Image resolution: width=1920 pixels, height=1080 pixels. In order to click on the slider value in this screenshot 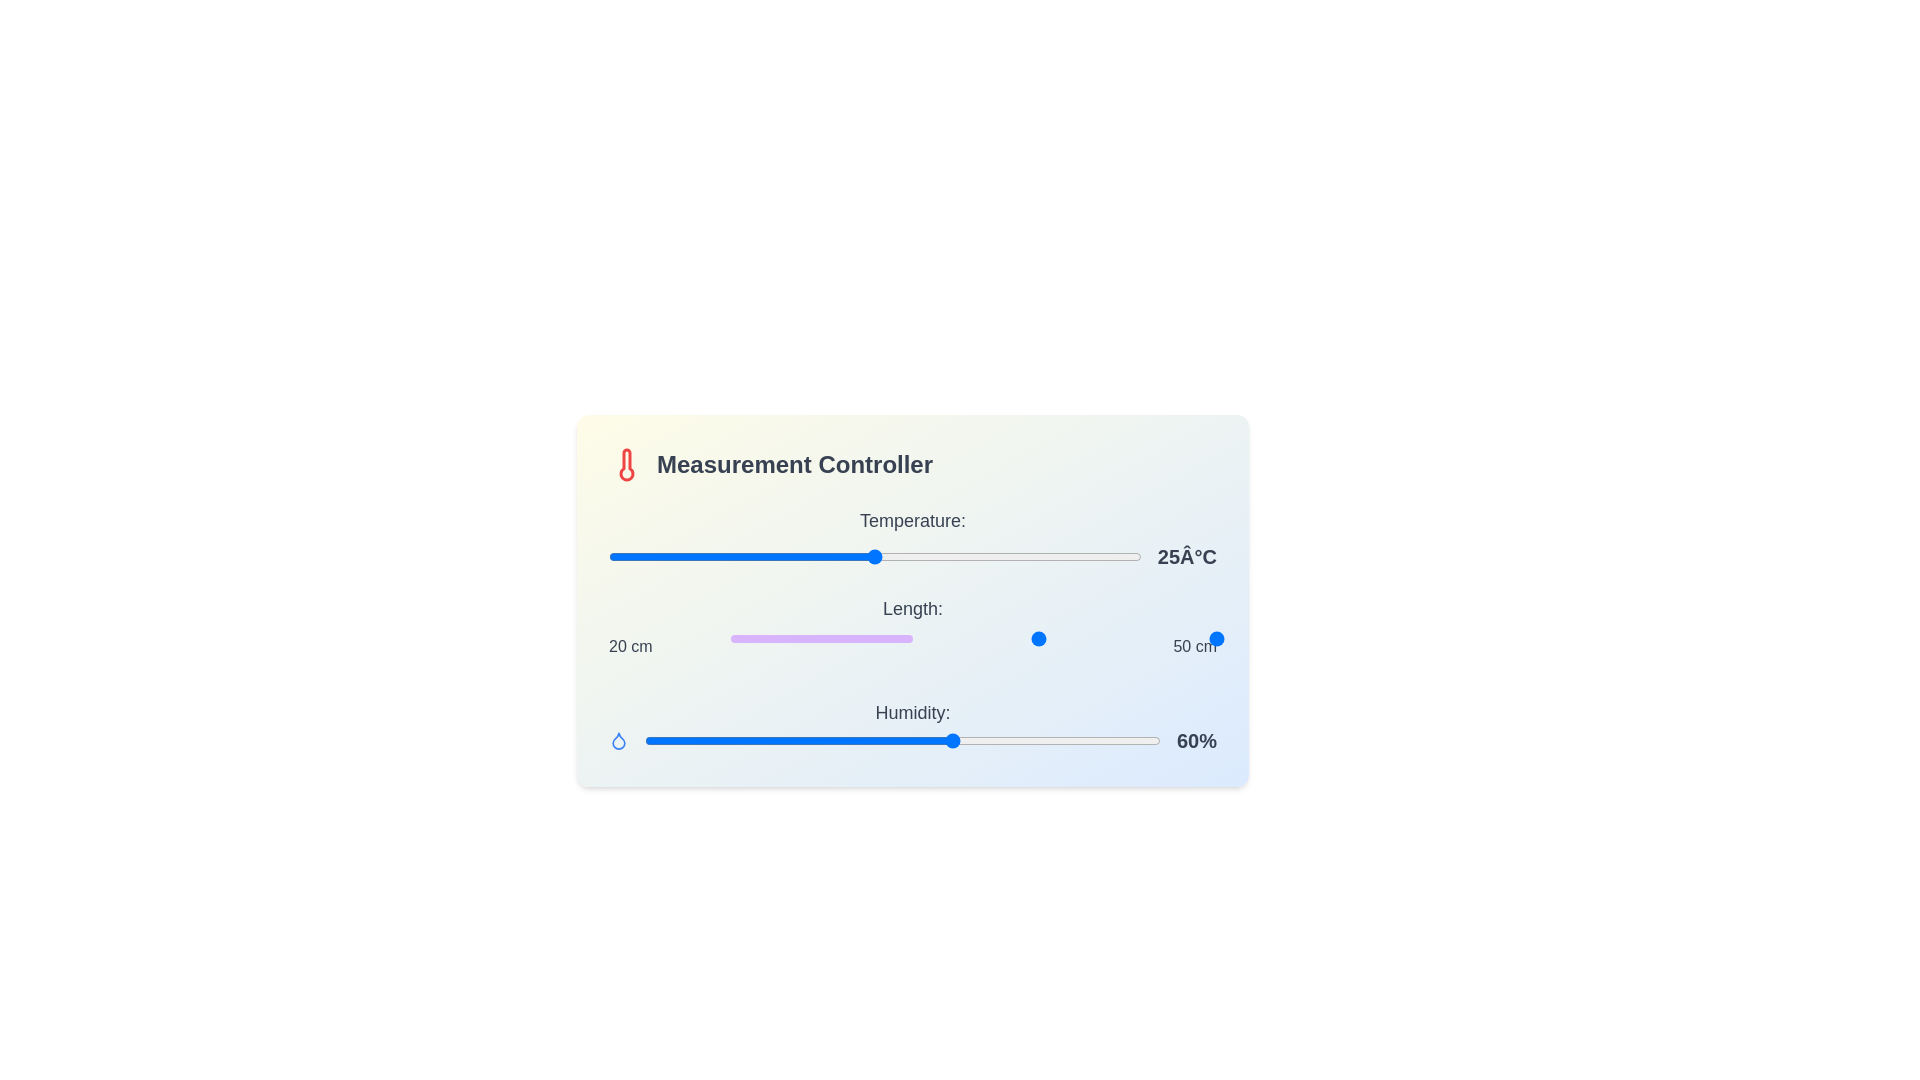, I will do `click(918, 639)`.